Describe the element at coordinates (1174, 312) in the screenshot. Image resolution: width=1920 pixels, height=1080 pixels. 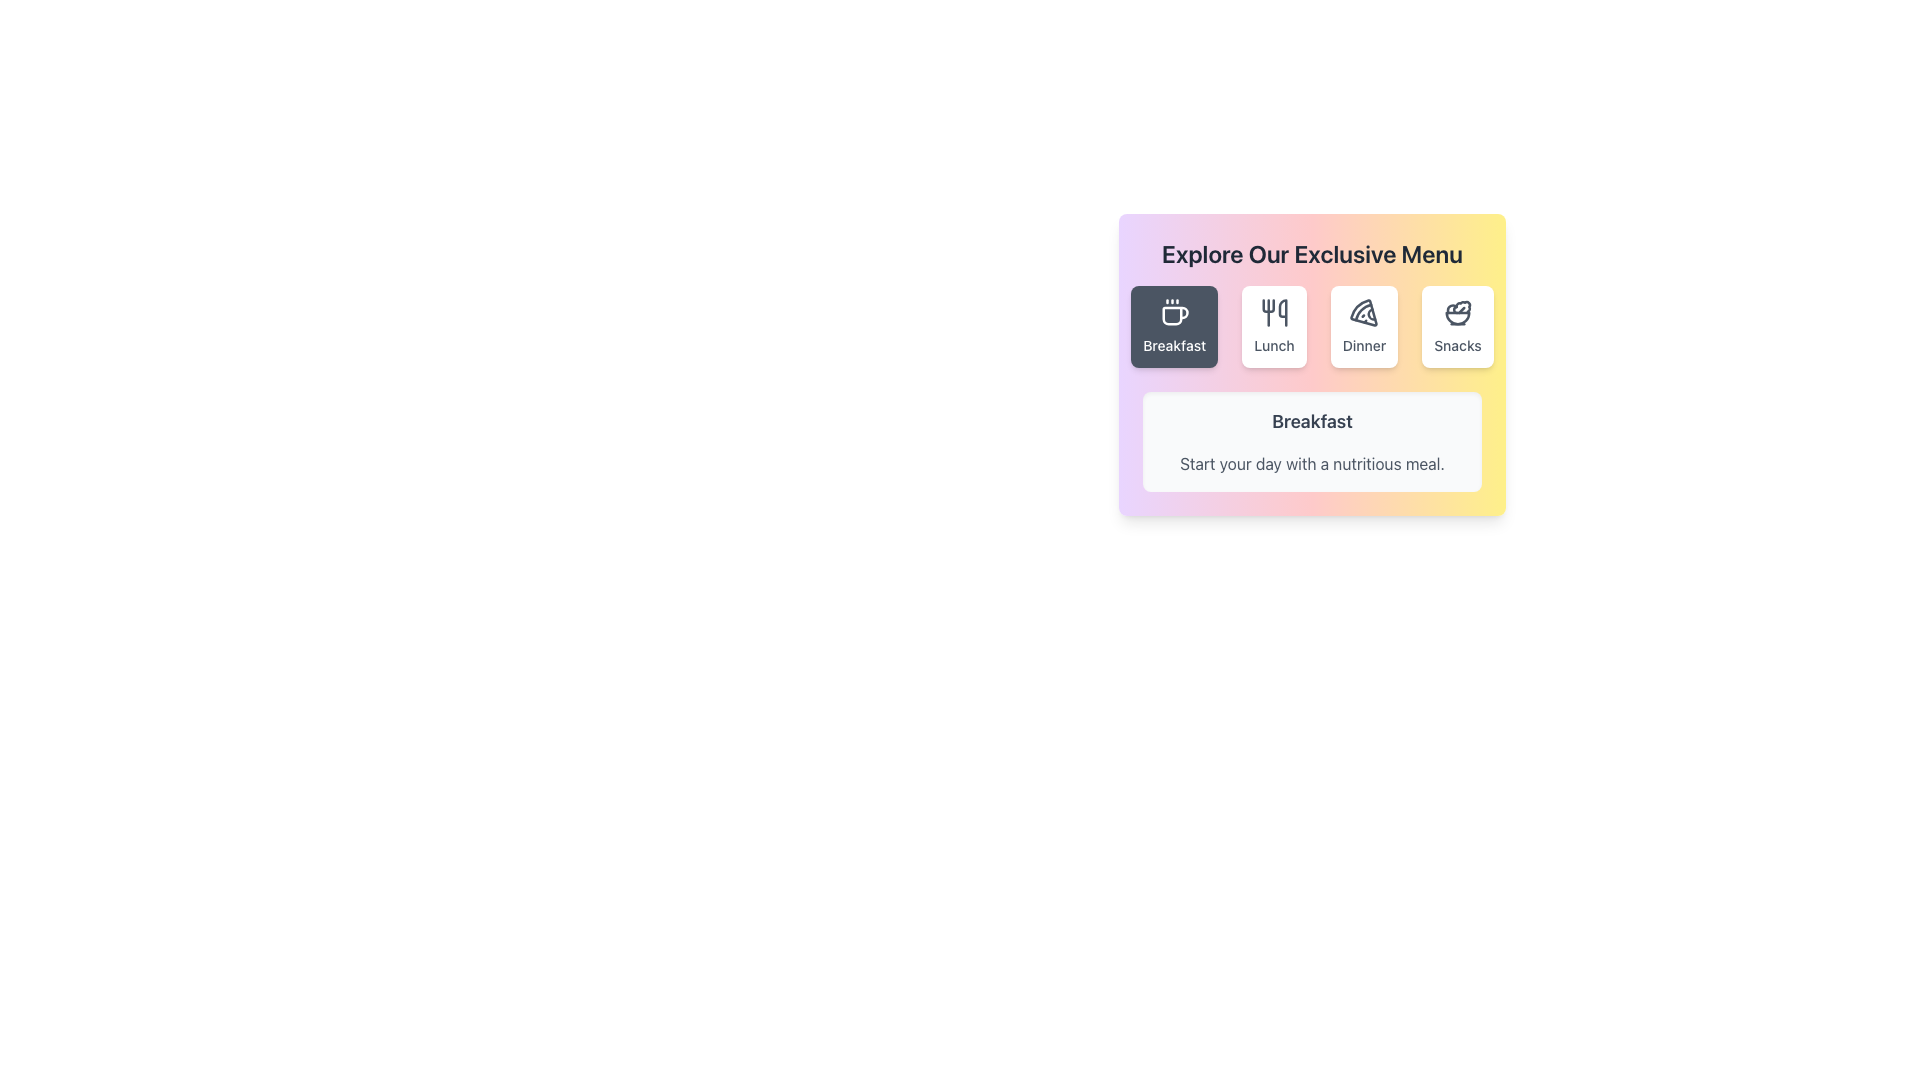
I see `the coffee cup icon located above the 'Breakfast' text in the first button of the horizontal row of buttons` at that location.